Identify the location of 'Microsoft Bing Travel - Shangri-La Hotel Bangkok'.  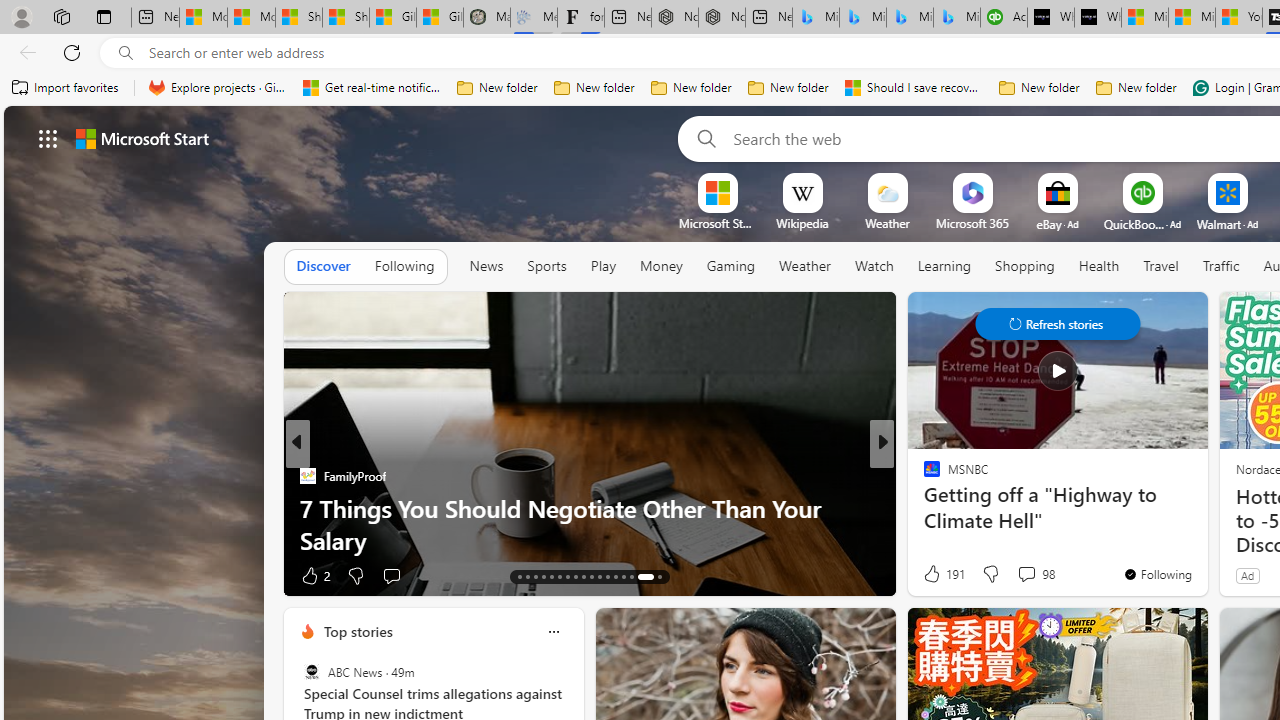
(956, 17).